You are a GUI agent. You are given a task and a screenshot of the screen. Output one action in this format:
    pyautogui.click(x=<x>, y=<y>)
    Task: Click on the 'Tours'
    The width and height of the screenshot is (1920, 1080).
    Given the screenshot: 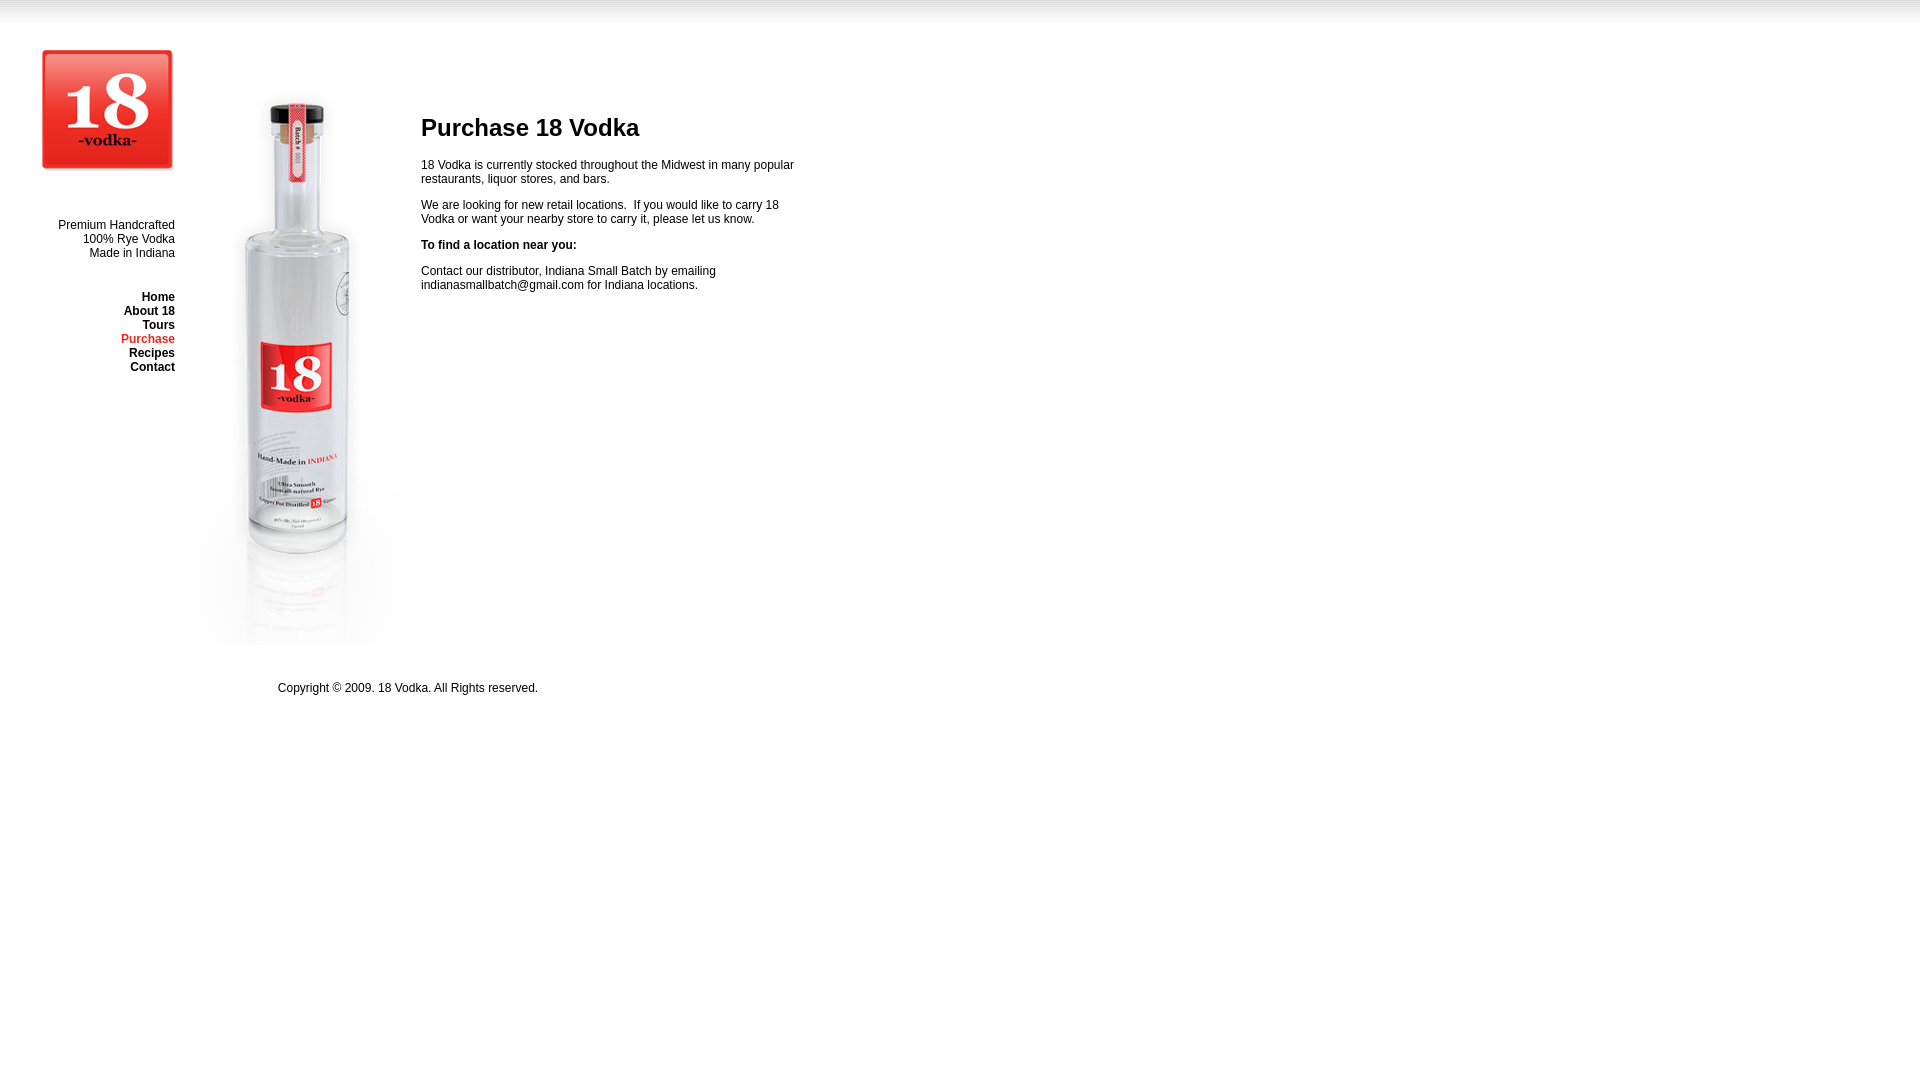 What is the action you would take?
    pyautogui.click(x=142, y=323)
    